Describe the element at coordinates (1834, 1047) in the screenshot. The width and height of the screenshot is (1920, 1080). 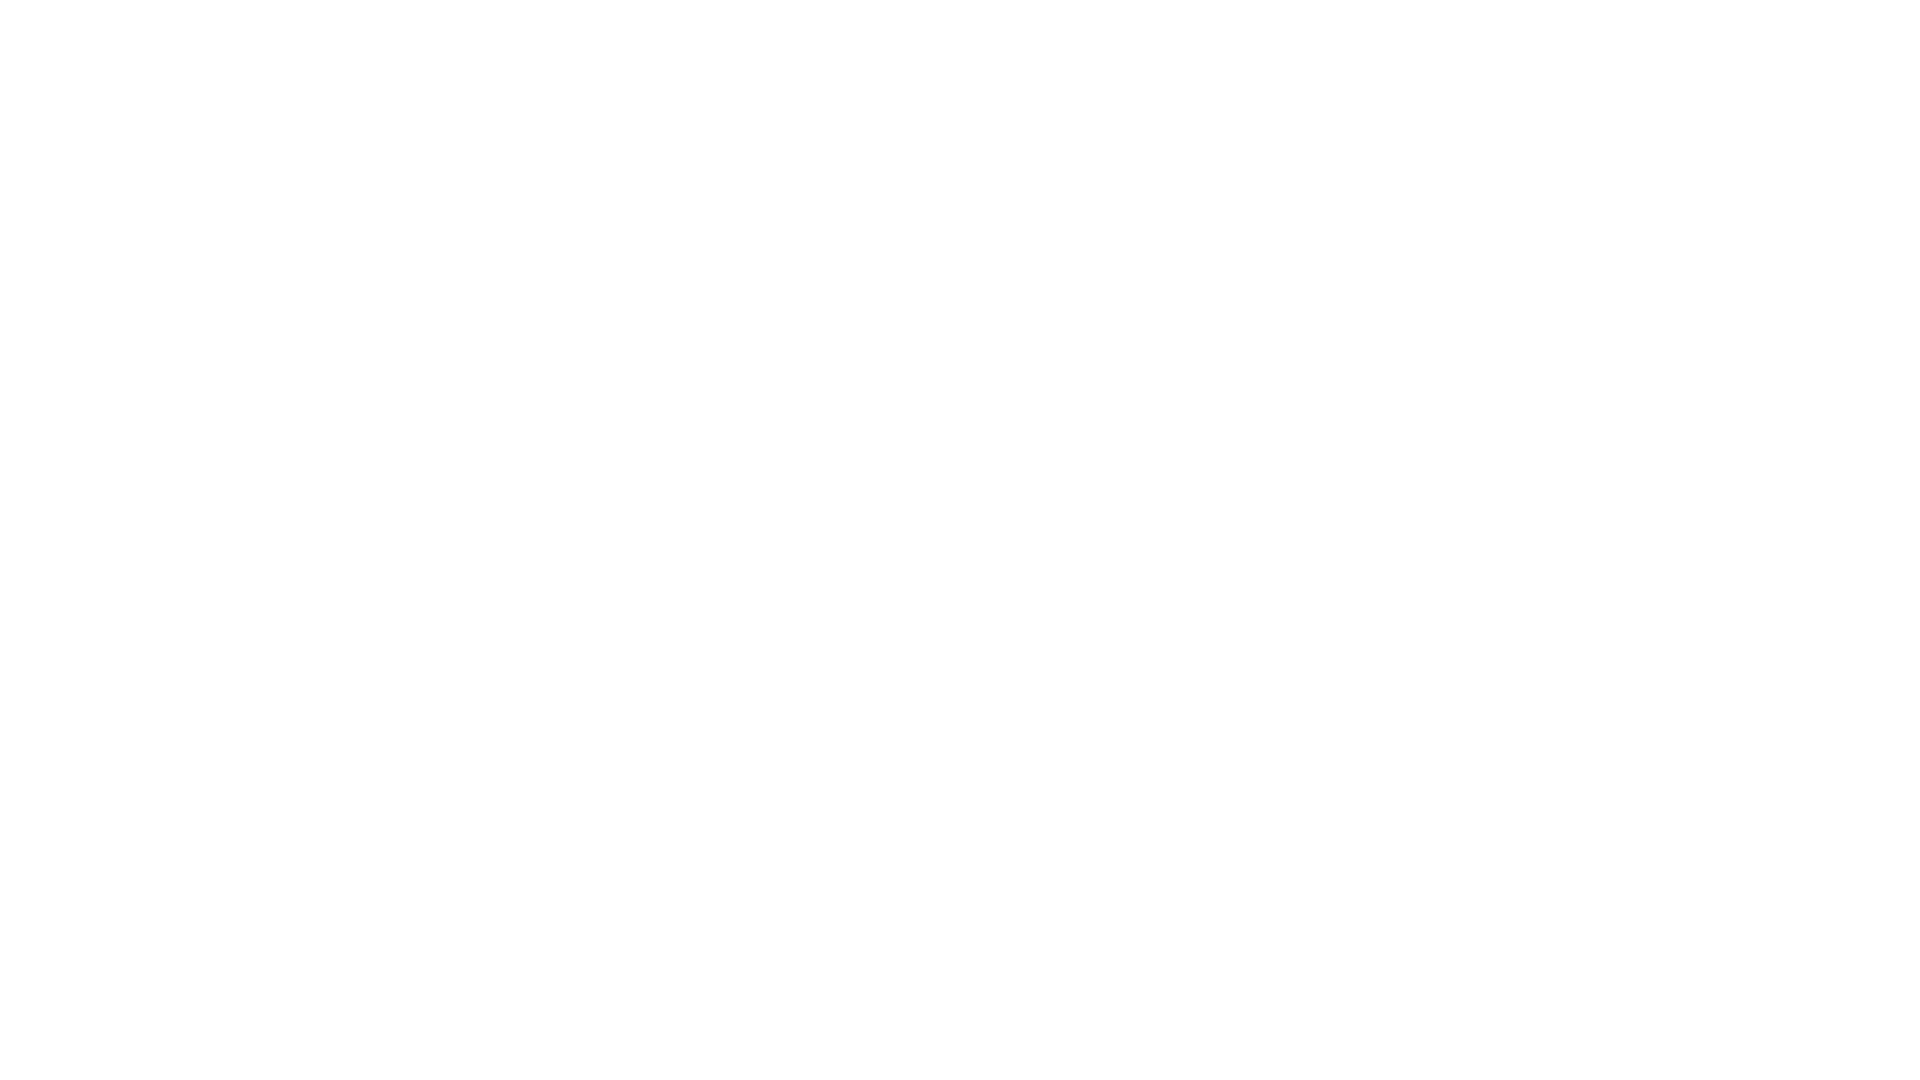
I see `Accept` at that location.